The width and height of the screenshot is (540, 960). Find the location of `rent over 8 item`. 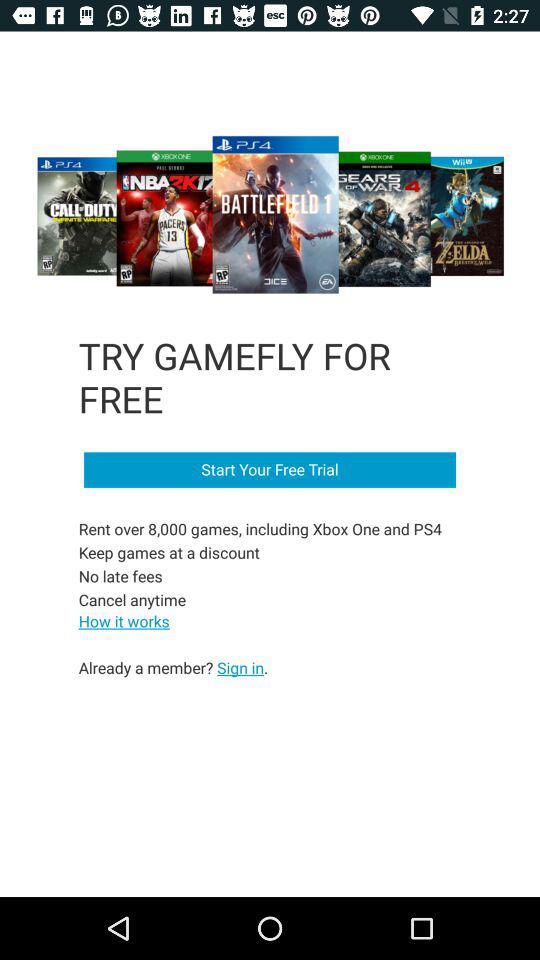

rent over 8 item is located at coordinates (262, 564).